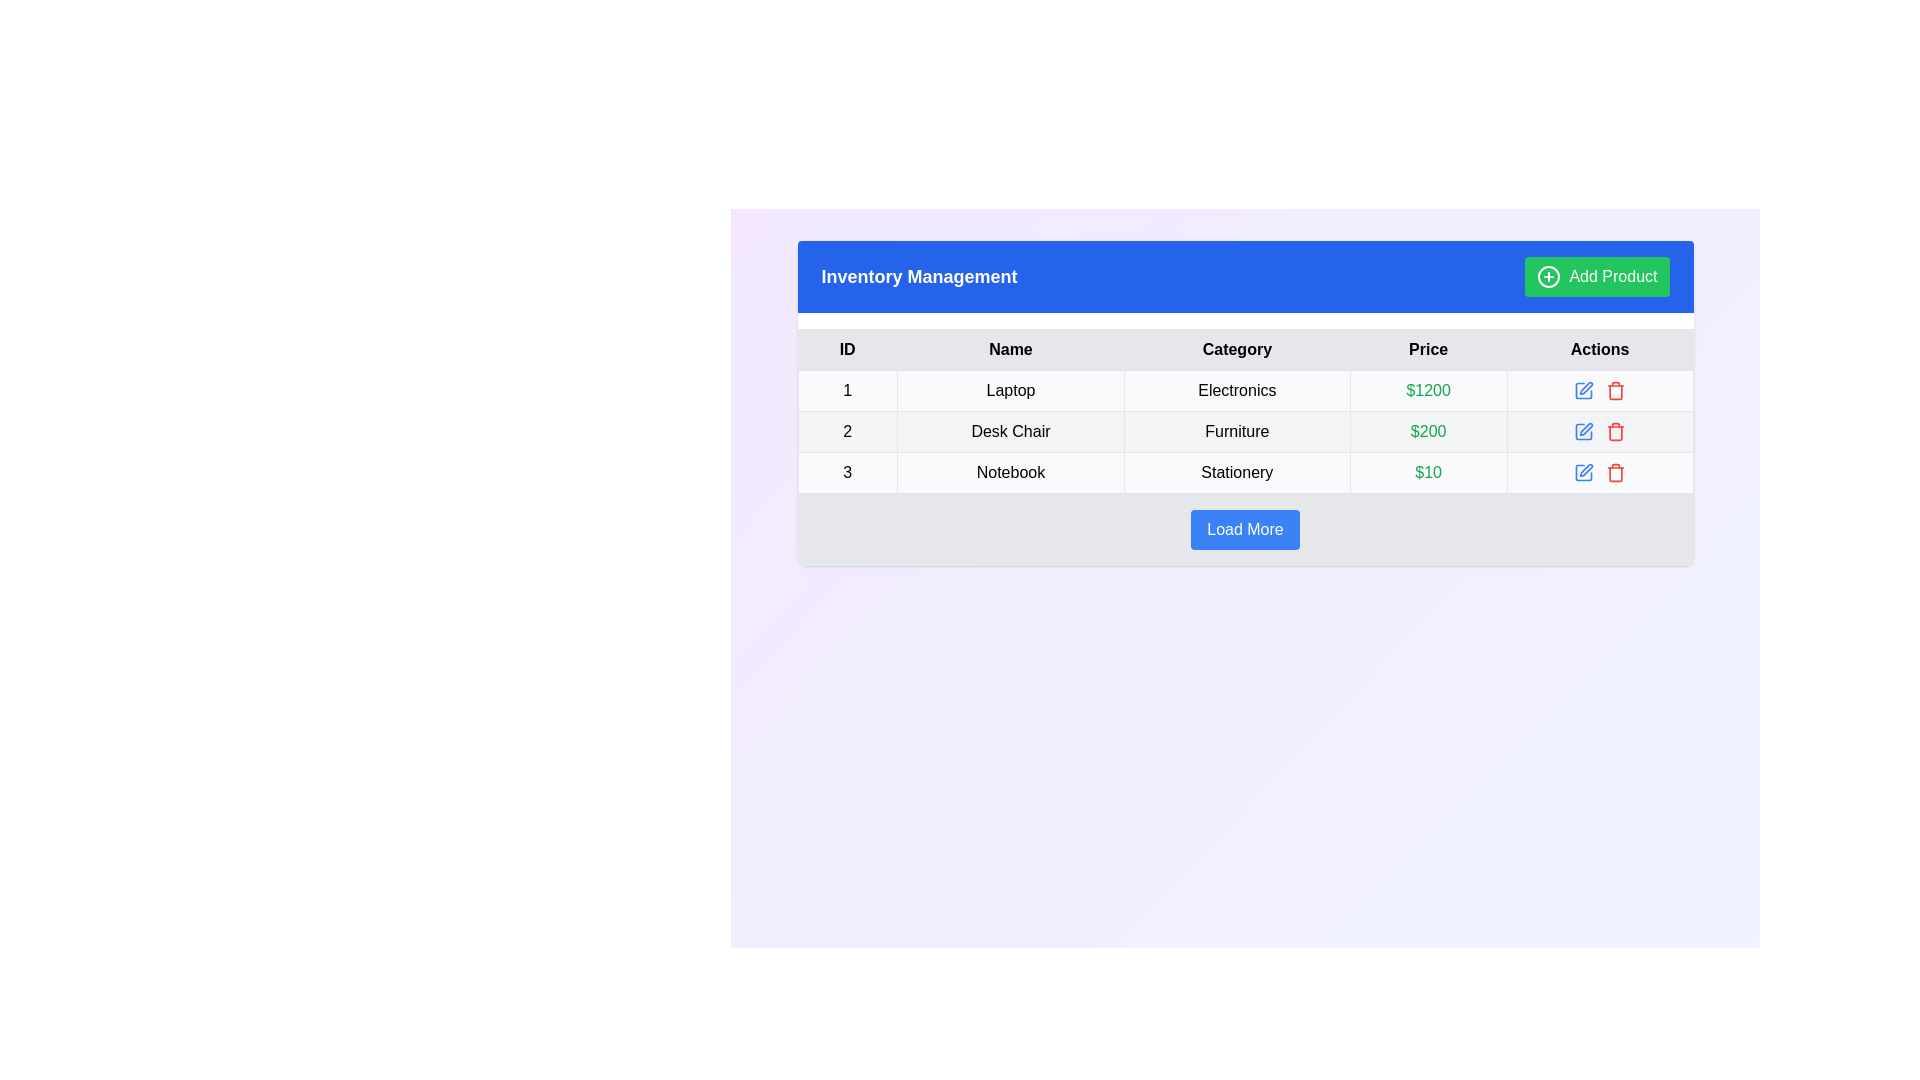 The height and width of the screenshot is (1080, 1920). I want to click on the blue-colored pen icon in the Actions cell of the second row to modify the Desk Chair item, so click(1600, 431).